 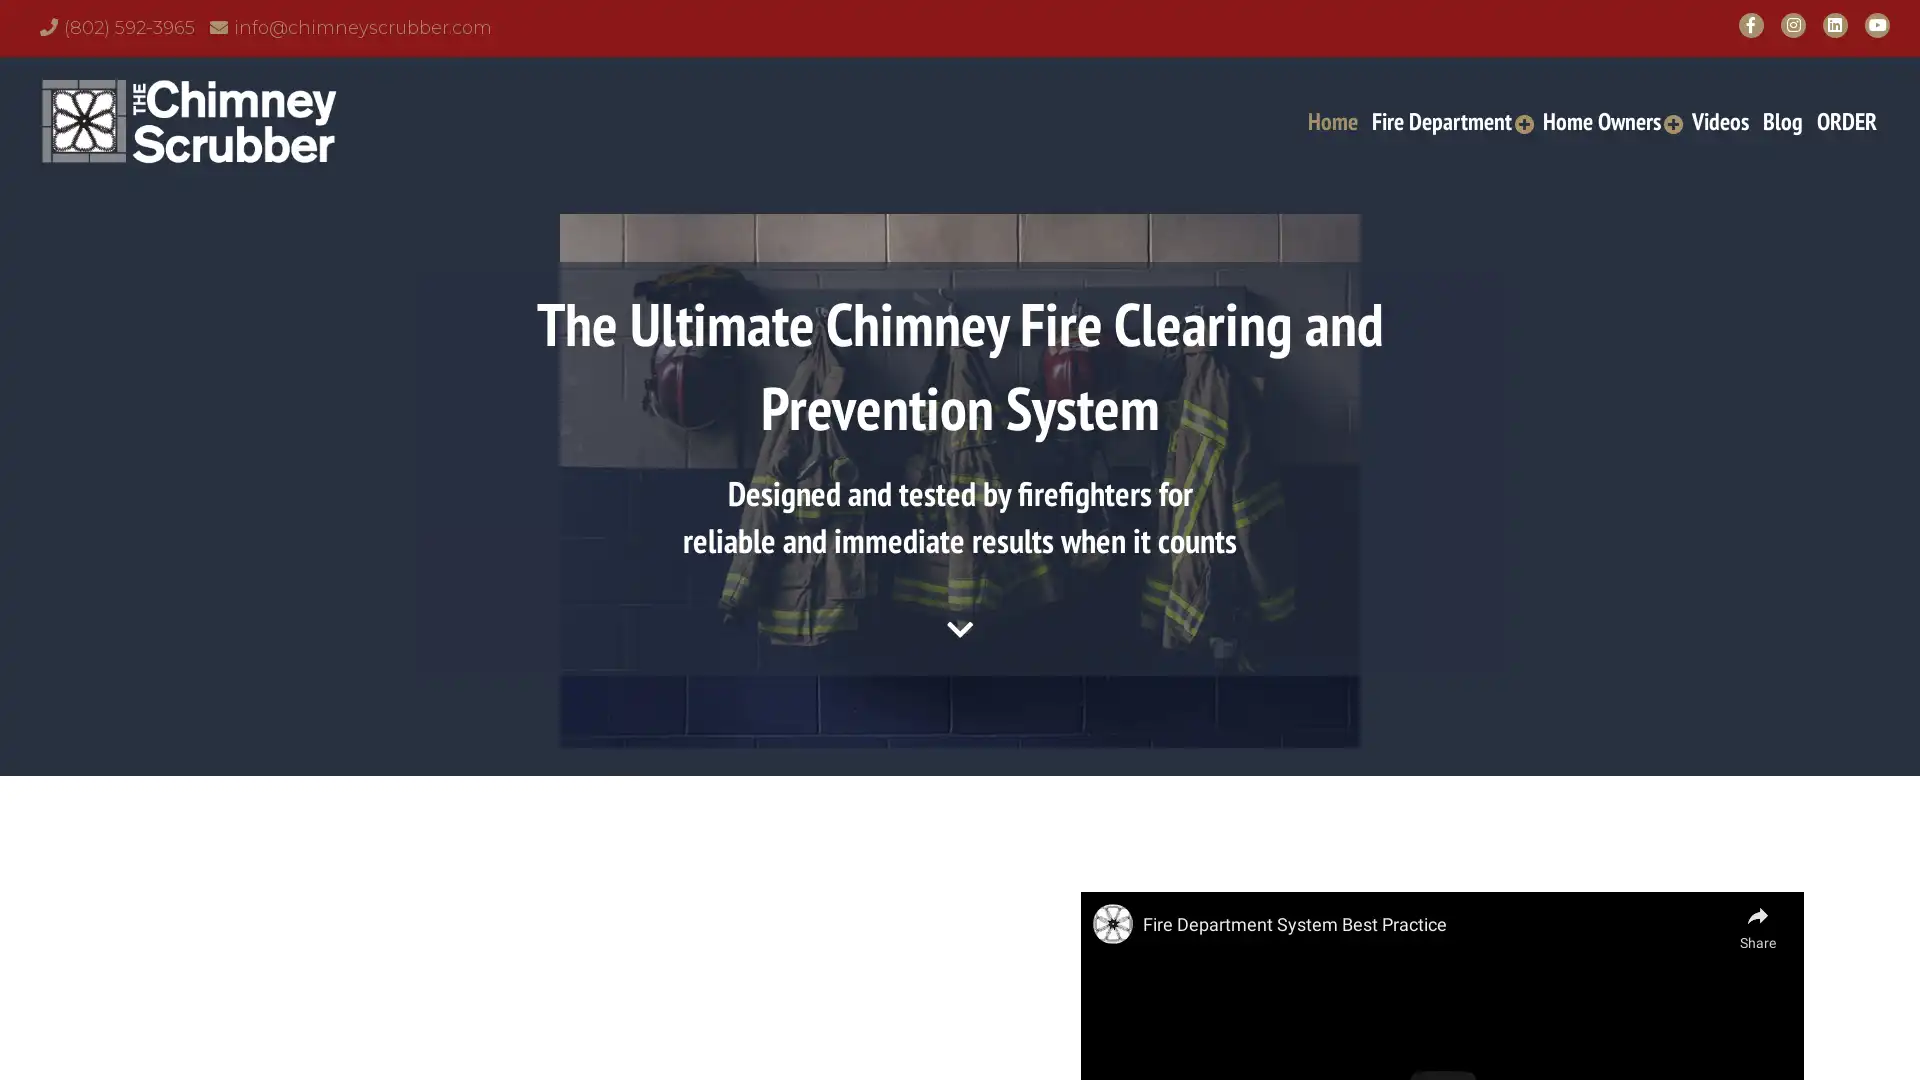 What do you see at coordinates (1793, 22) in the screenshot?
I see `Instagram` at bounding box center [1793, 22].